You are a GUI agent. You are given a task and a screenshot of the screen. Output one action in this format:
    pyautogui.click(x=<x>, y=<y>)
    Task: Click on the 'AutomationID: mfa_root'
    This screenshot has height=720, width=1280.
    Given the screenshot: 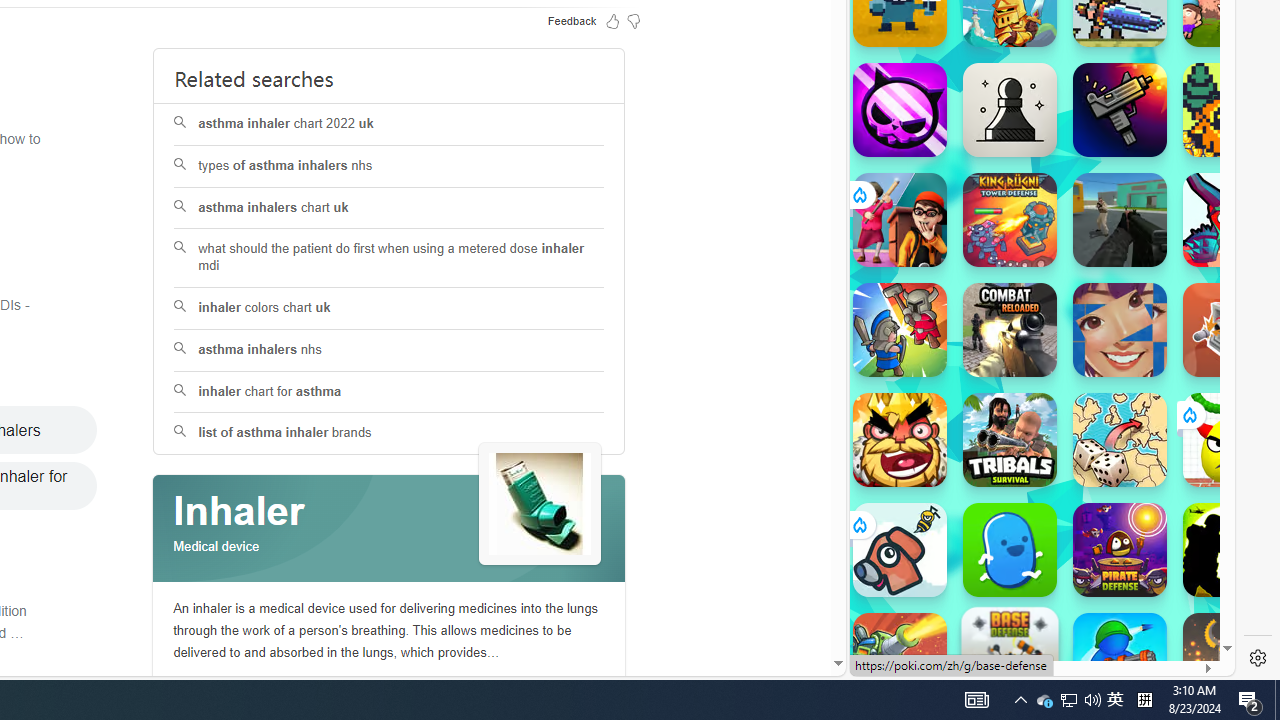 What is the action you would take?
    pyautogui.click(x=761, y=602)
    